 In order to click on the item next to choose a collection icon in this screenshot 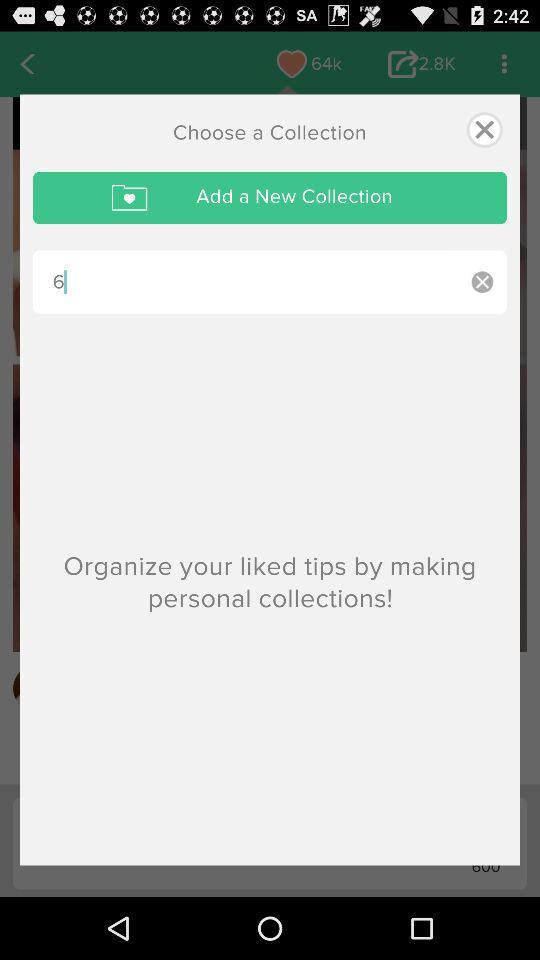, I will do `click(483, 128)`.